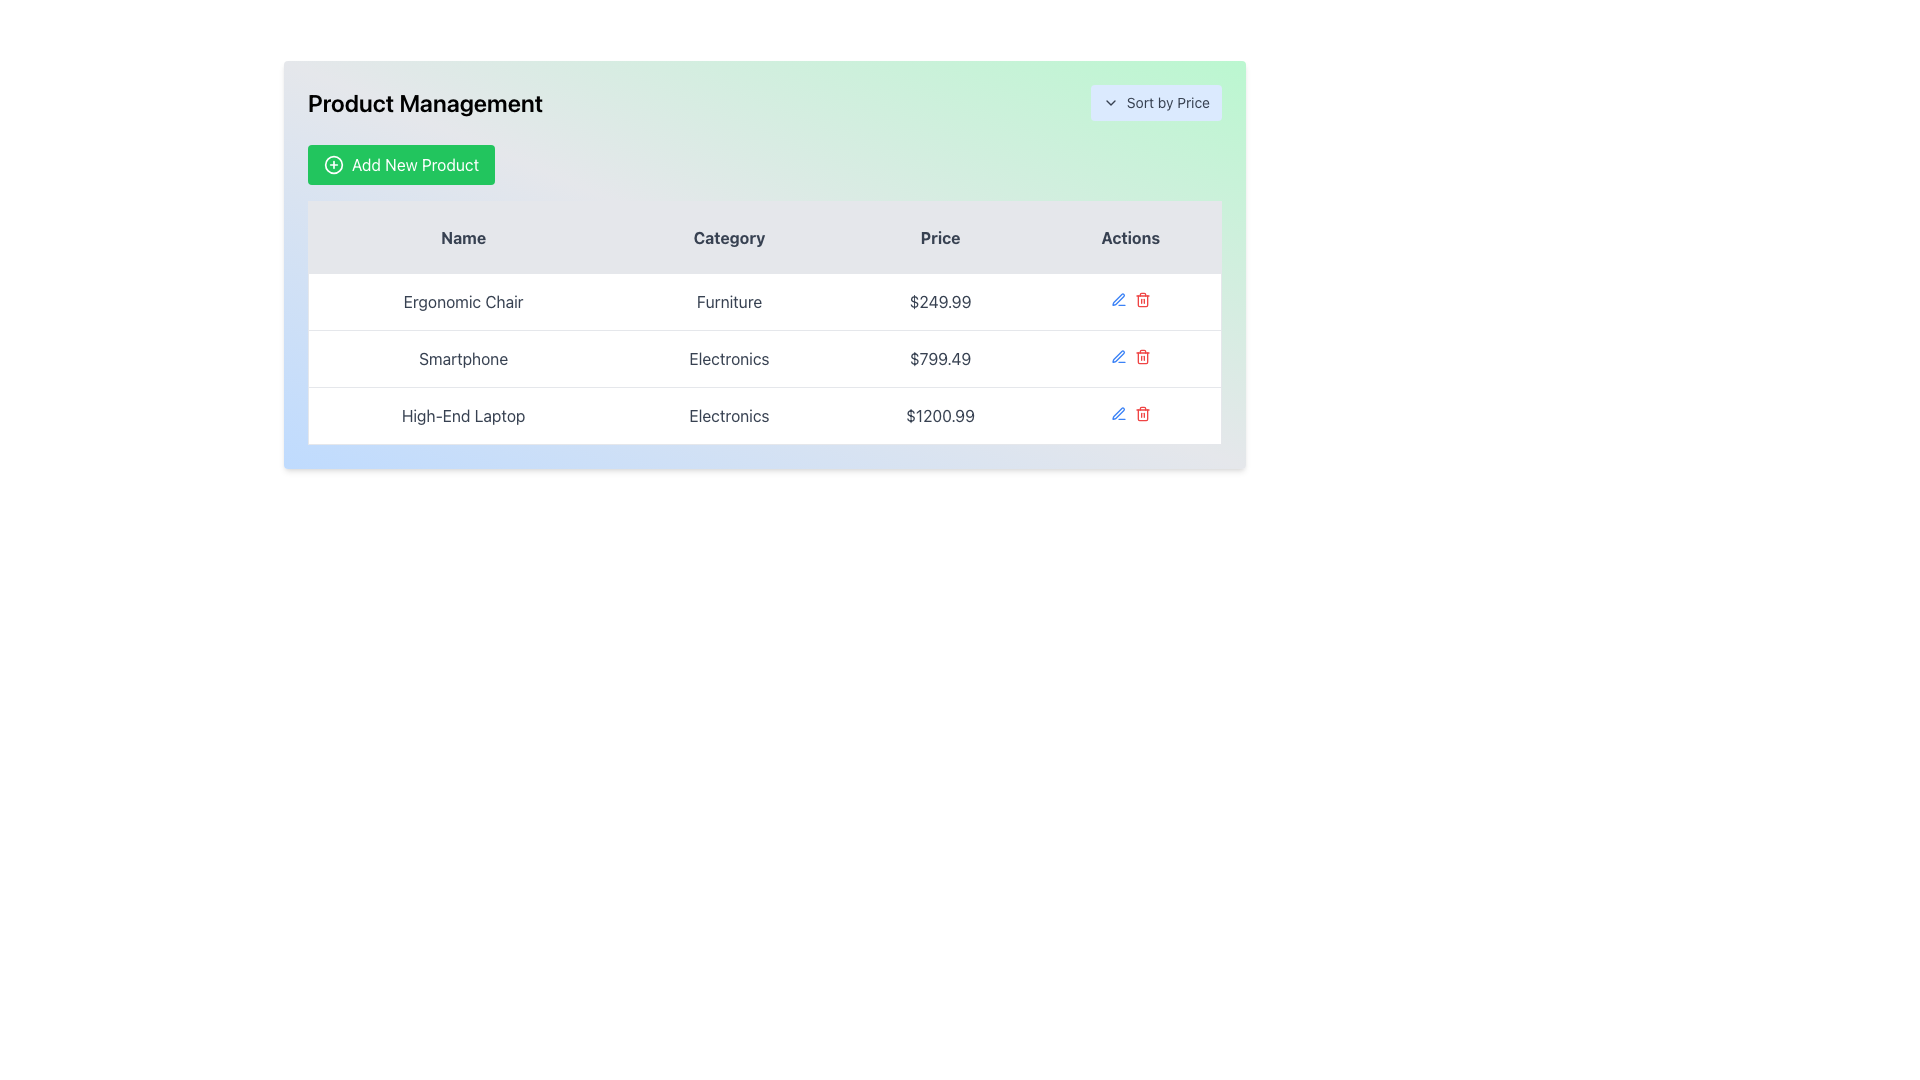  I want to click on the 'Furniture' text label in the second column of the first row of the data table, which is styled with center alignment under the 'Category' header, so click(728, 302).